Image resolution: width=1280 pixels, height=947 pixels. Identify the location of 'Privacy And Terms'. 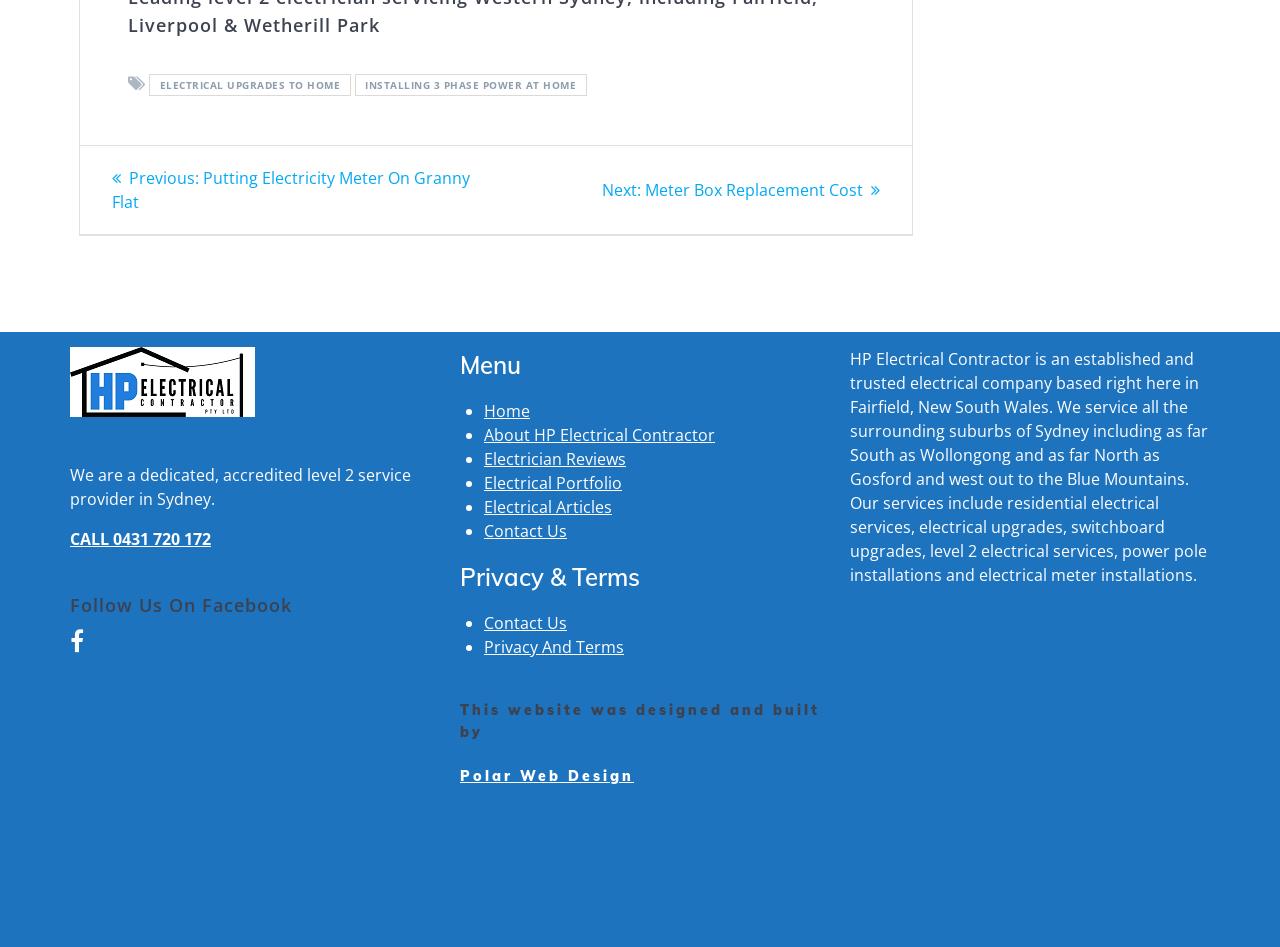
(553, 646).